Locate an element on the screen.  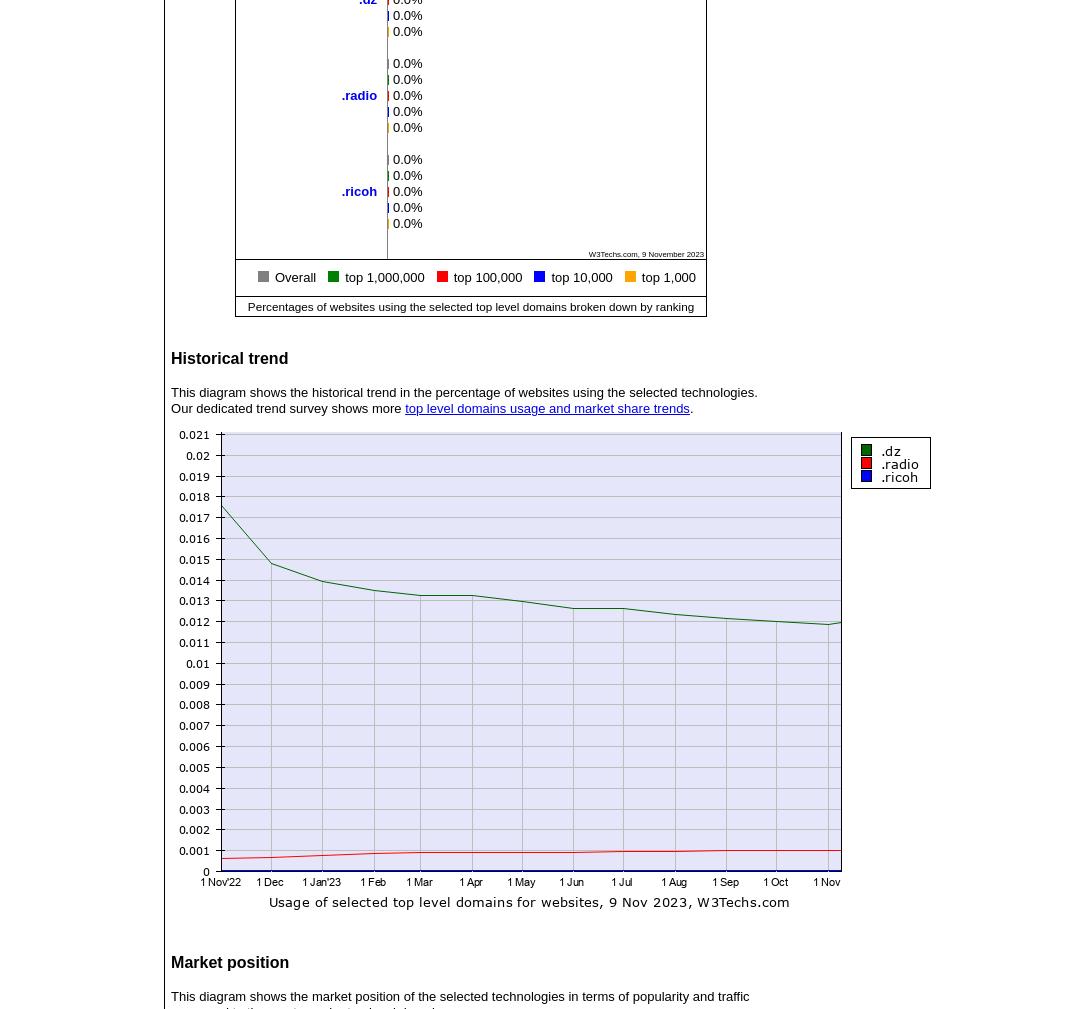
'W3Techs.com, 9 November 2023' is located at coordinates (645, 252).